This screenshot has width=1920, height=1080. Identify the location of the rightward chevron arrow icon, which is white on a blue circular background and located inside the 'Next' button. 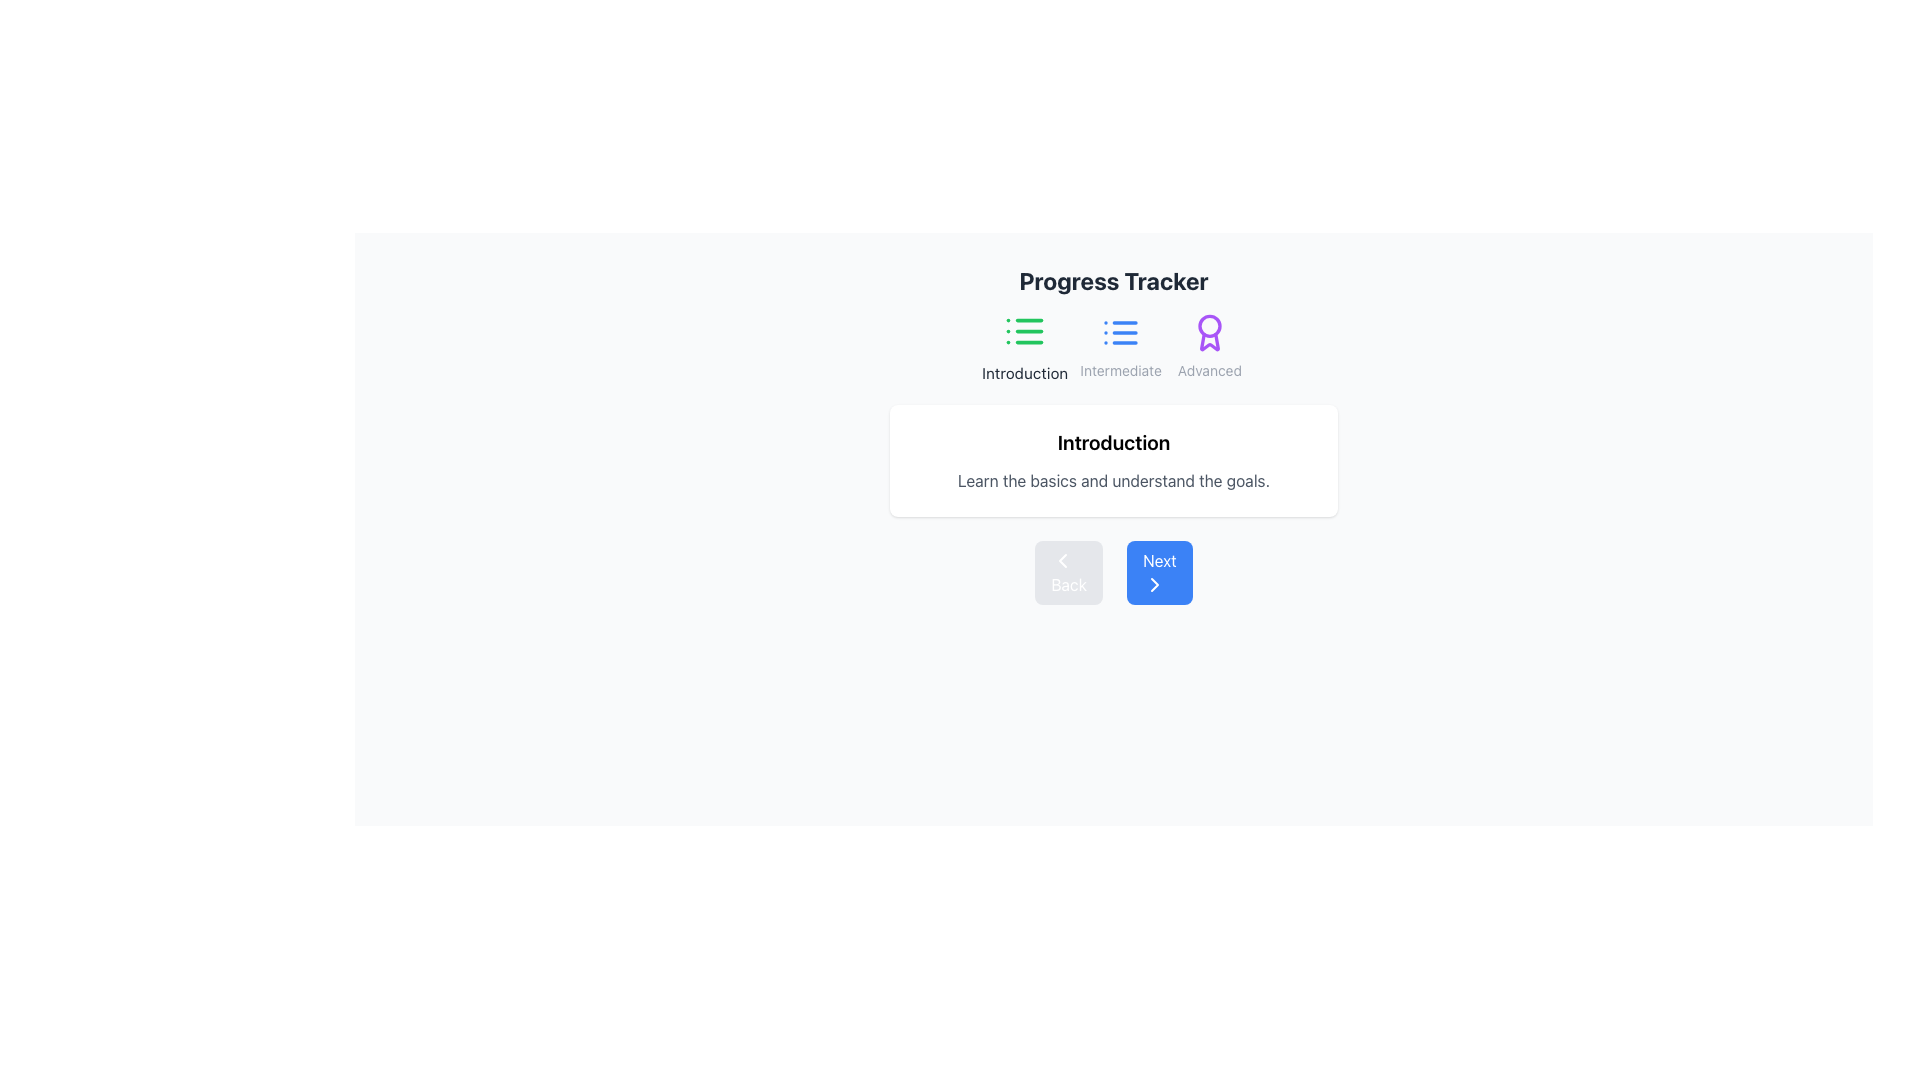
(1155, 585).